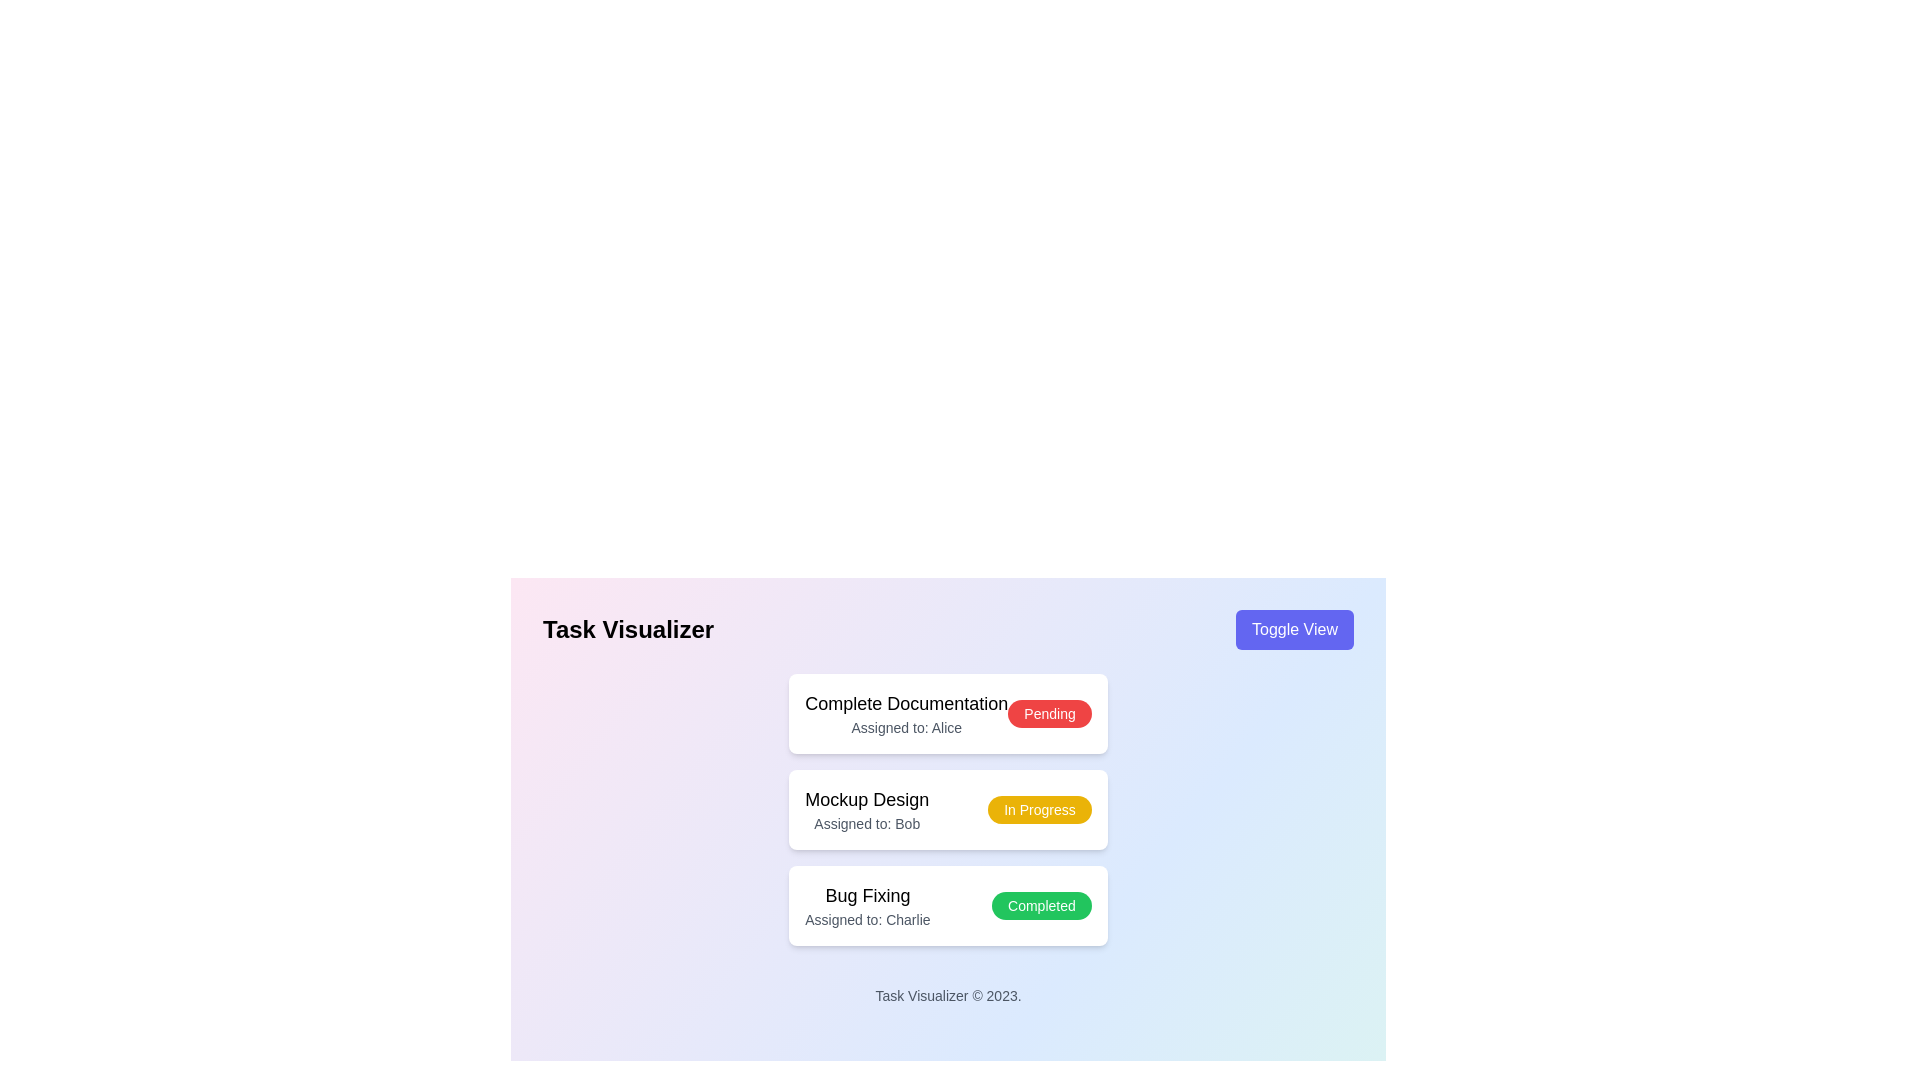  I want to click on the text label displaying 'Assigned to: Alice', which is located beneath 'Complete Documentation' within a task card at the top of the stack, so click(905, 728).